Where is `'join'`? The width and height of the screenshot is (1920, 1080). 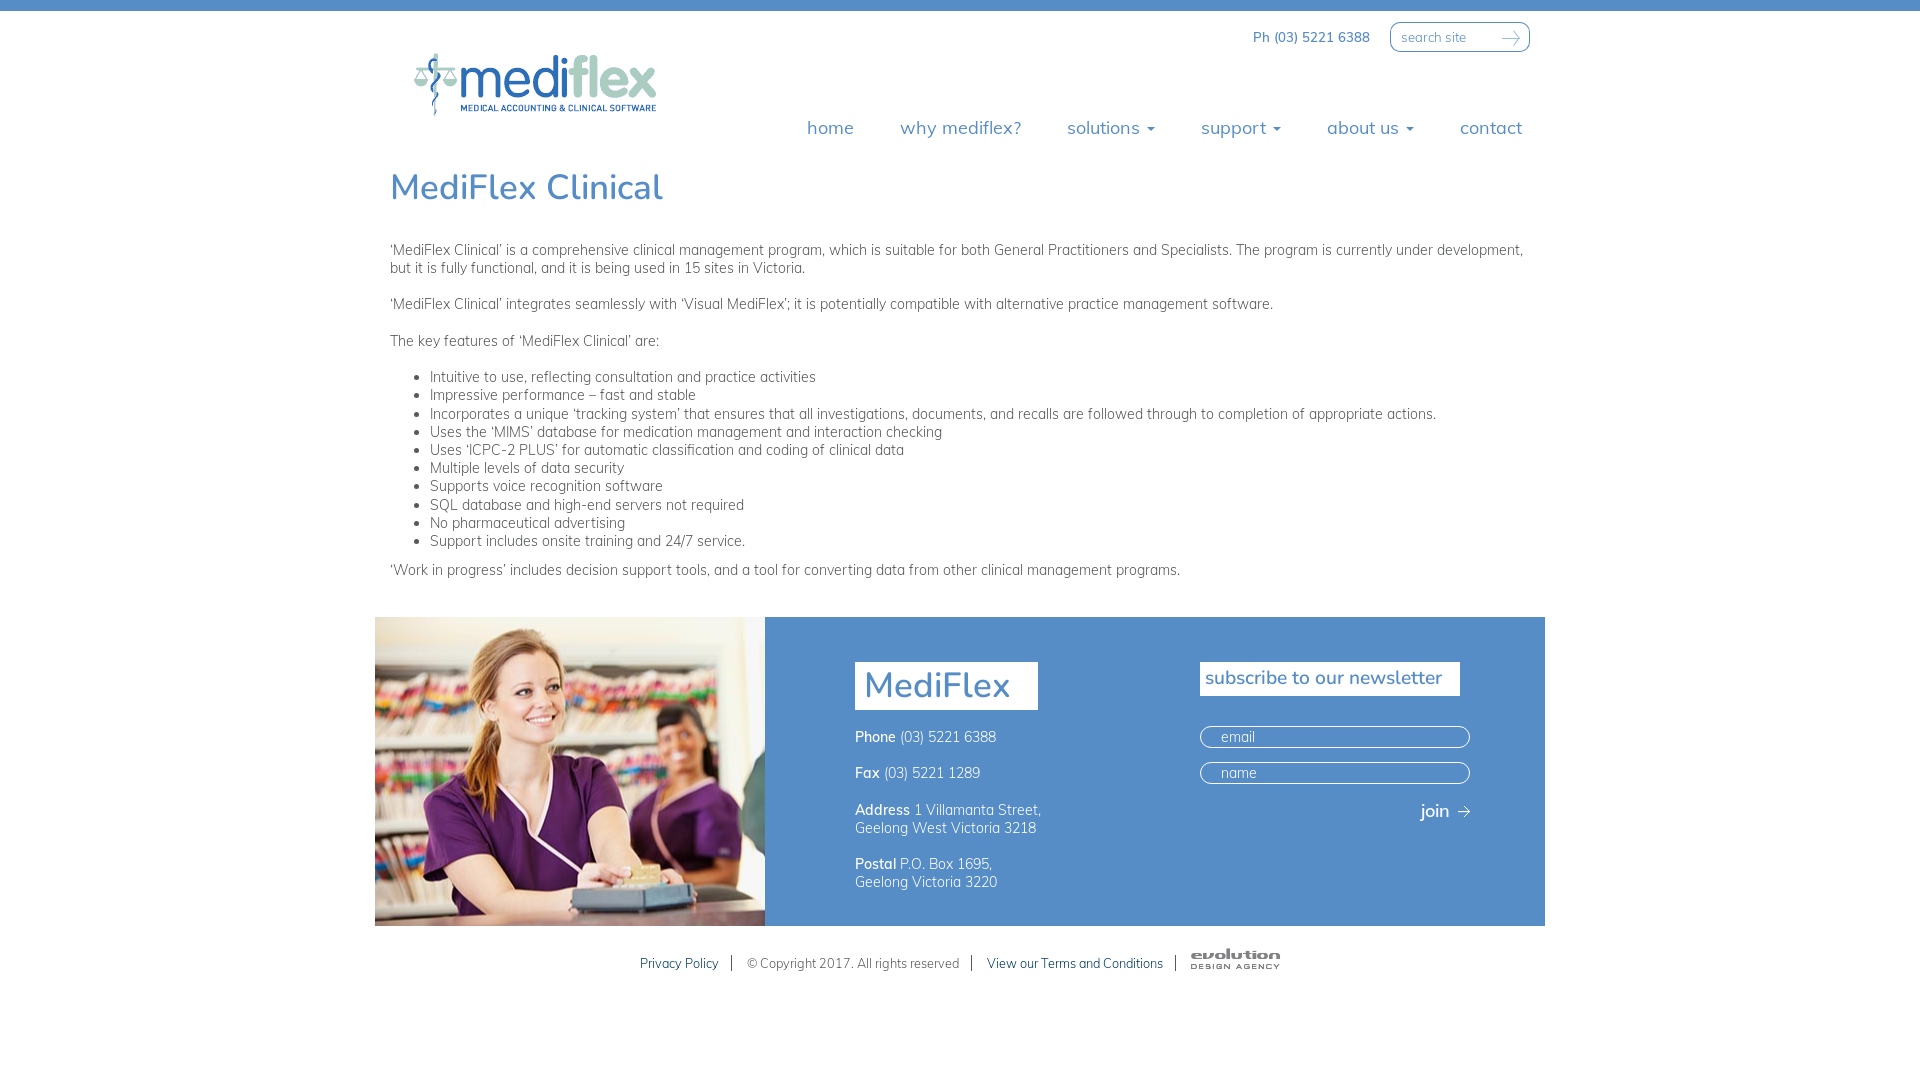
'join' is located at coordinates (1400, 810).